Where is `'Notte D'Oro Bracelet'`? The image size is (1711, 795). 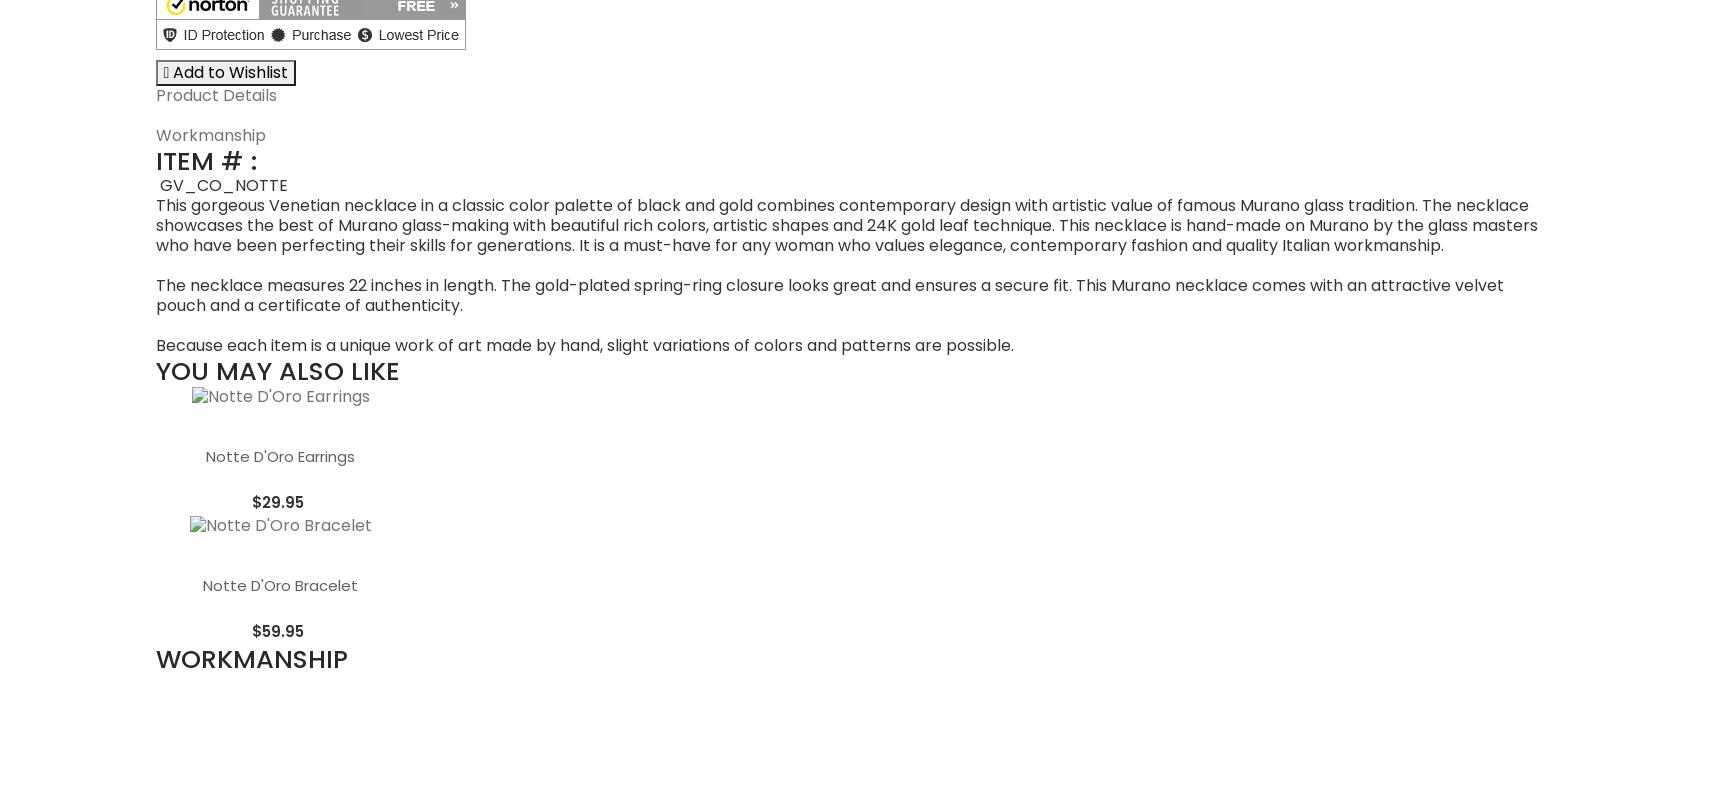 'Notte D'Oro Bracelet' is located at coordinates (279, 216).